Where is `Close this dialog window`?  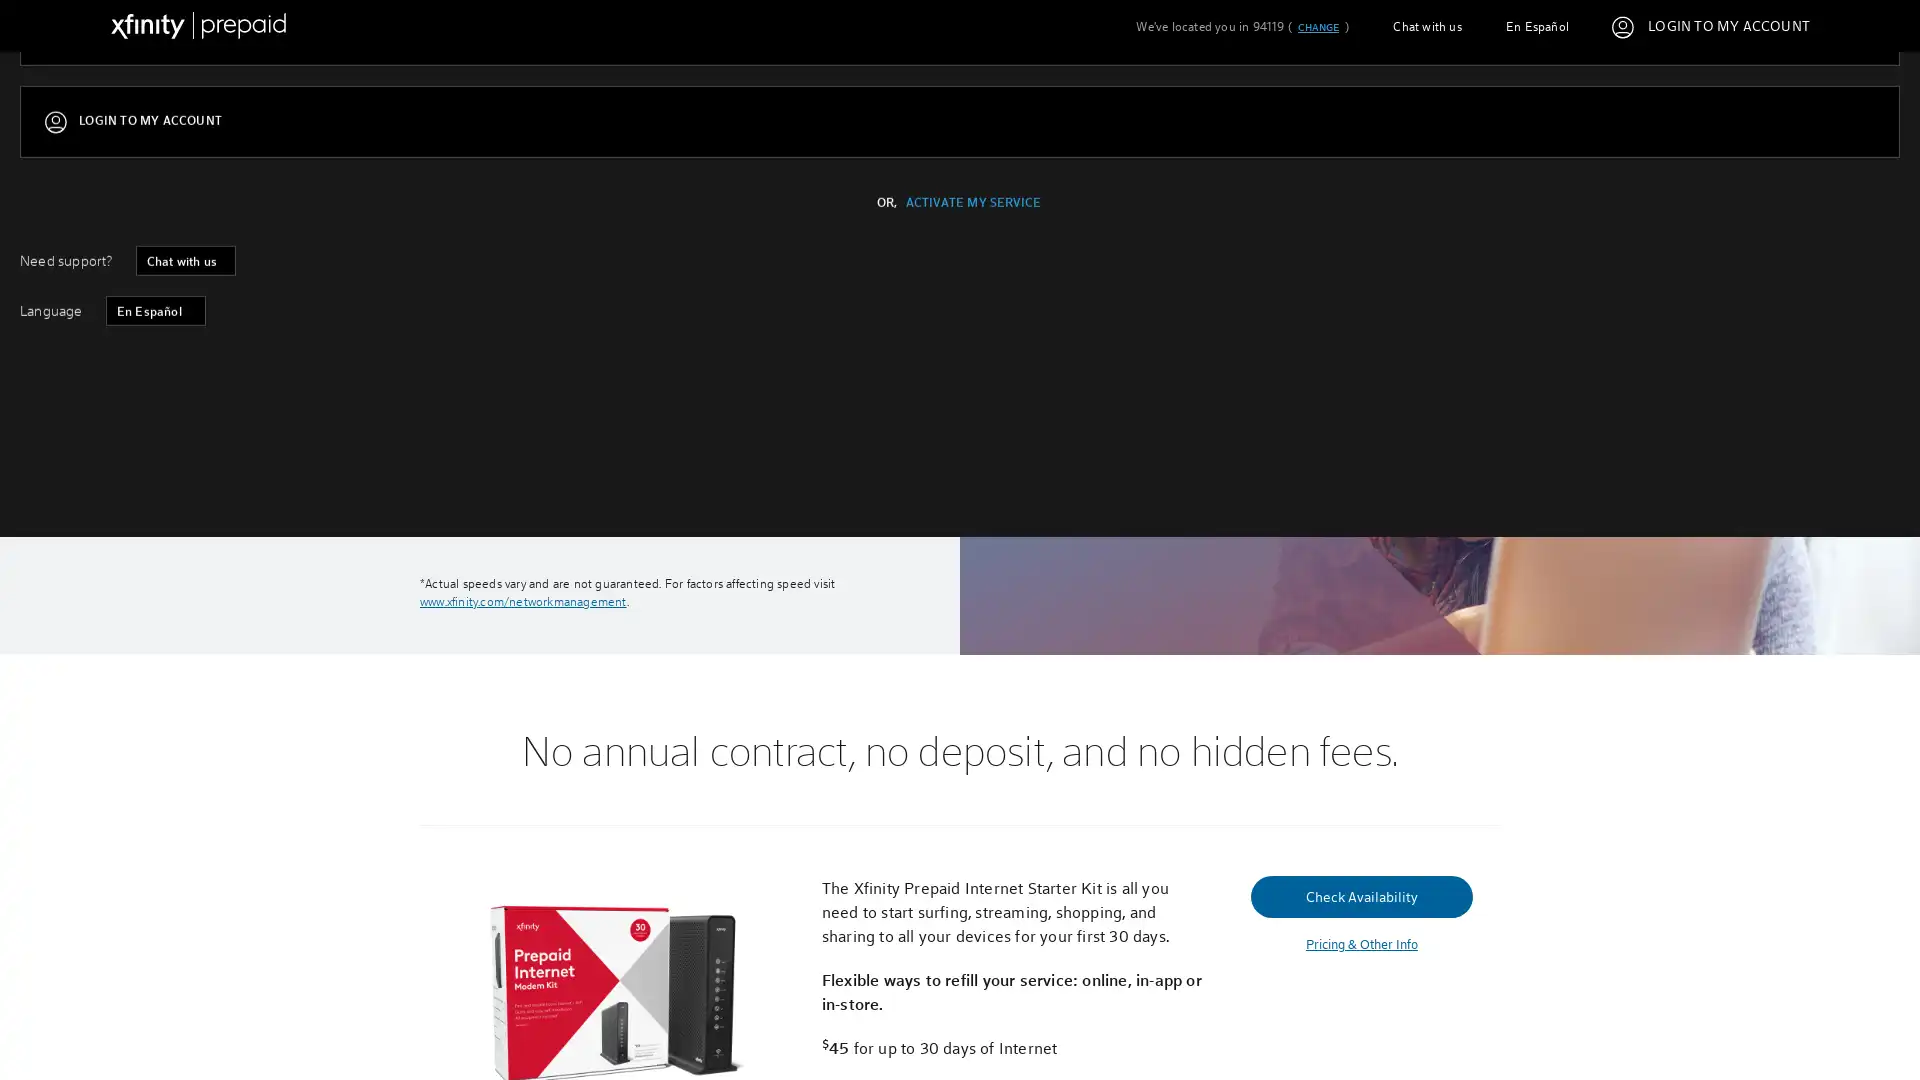 Close this dialog window is located at coordinates (1338, 464).